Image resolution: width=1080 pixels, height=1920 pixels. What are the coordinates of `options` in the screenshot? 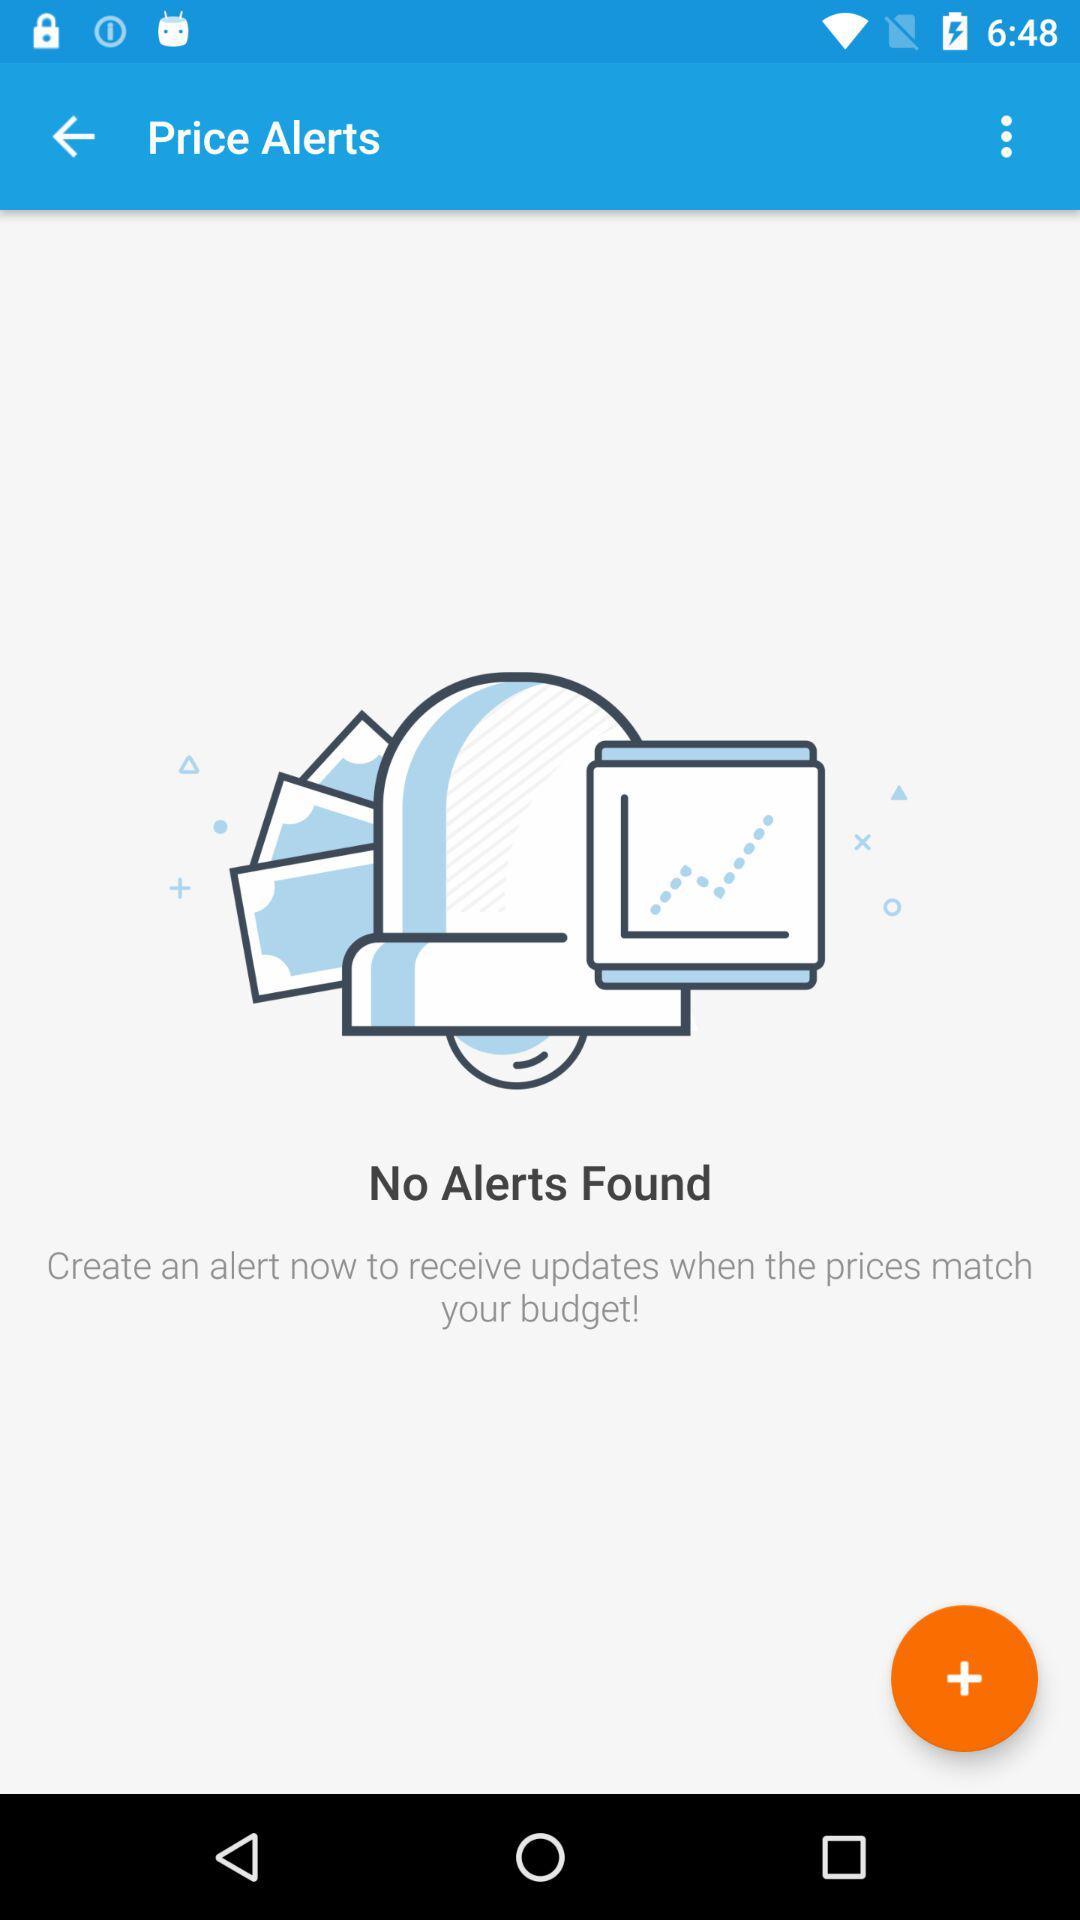 It's located at (1006, 135).